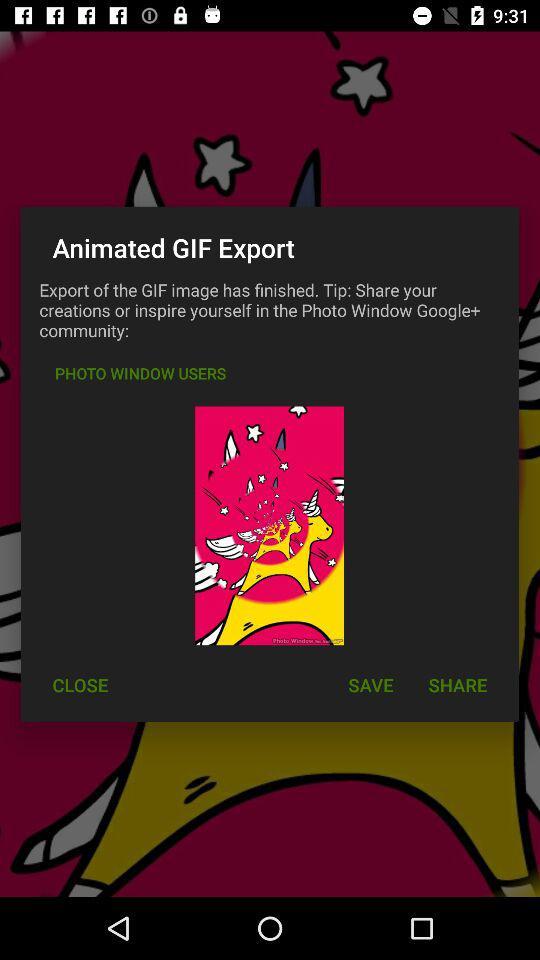 This screenshot has height=960, width=540. What do you see at coordinates (369, 685) in the screenshot?
I see `the icon to the right of the close` at bounding box center [369, 685].